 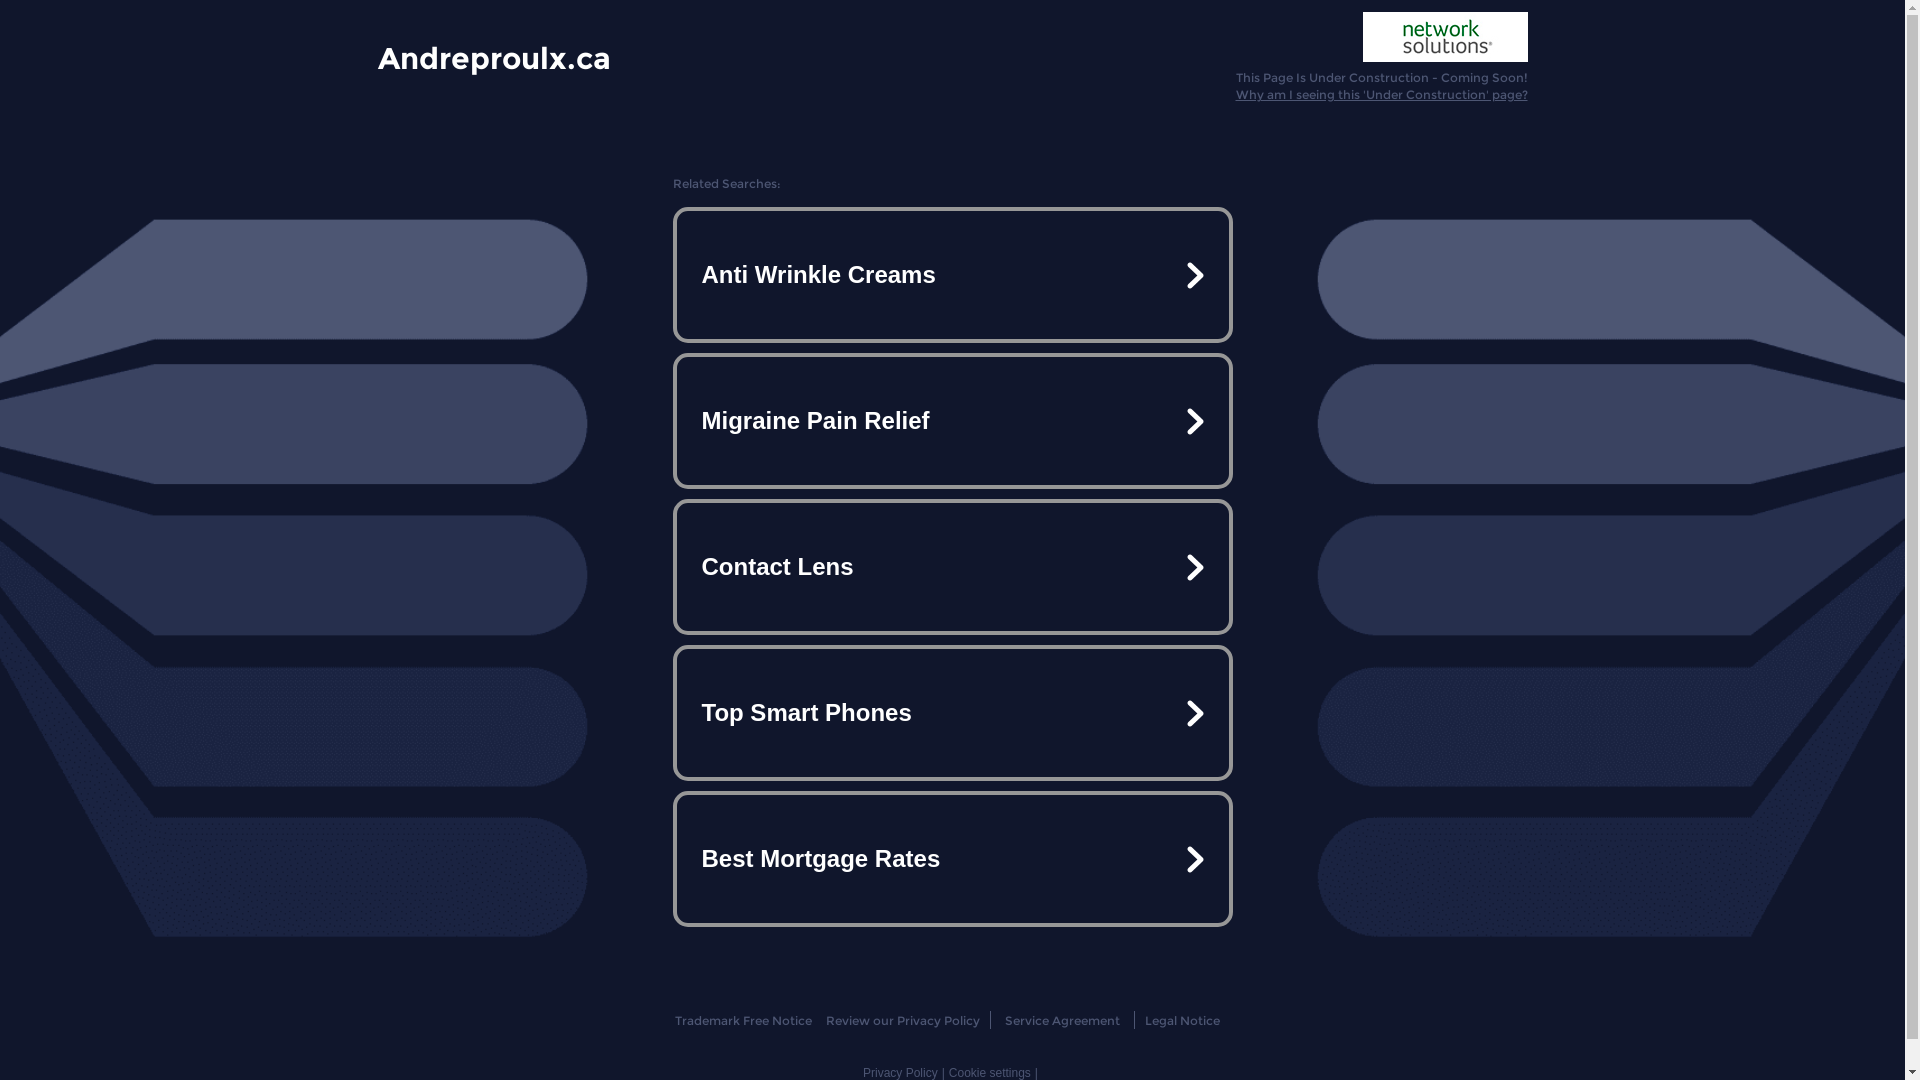 I want to click on 'Legal Notice', so click(x=1182, y=1020).